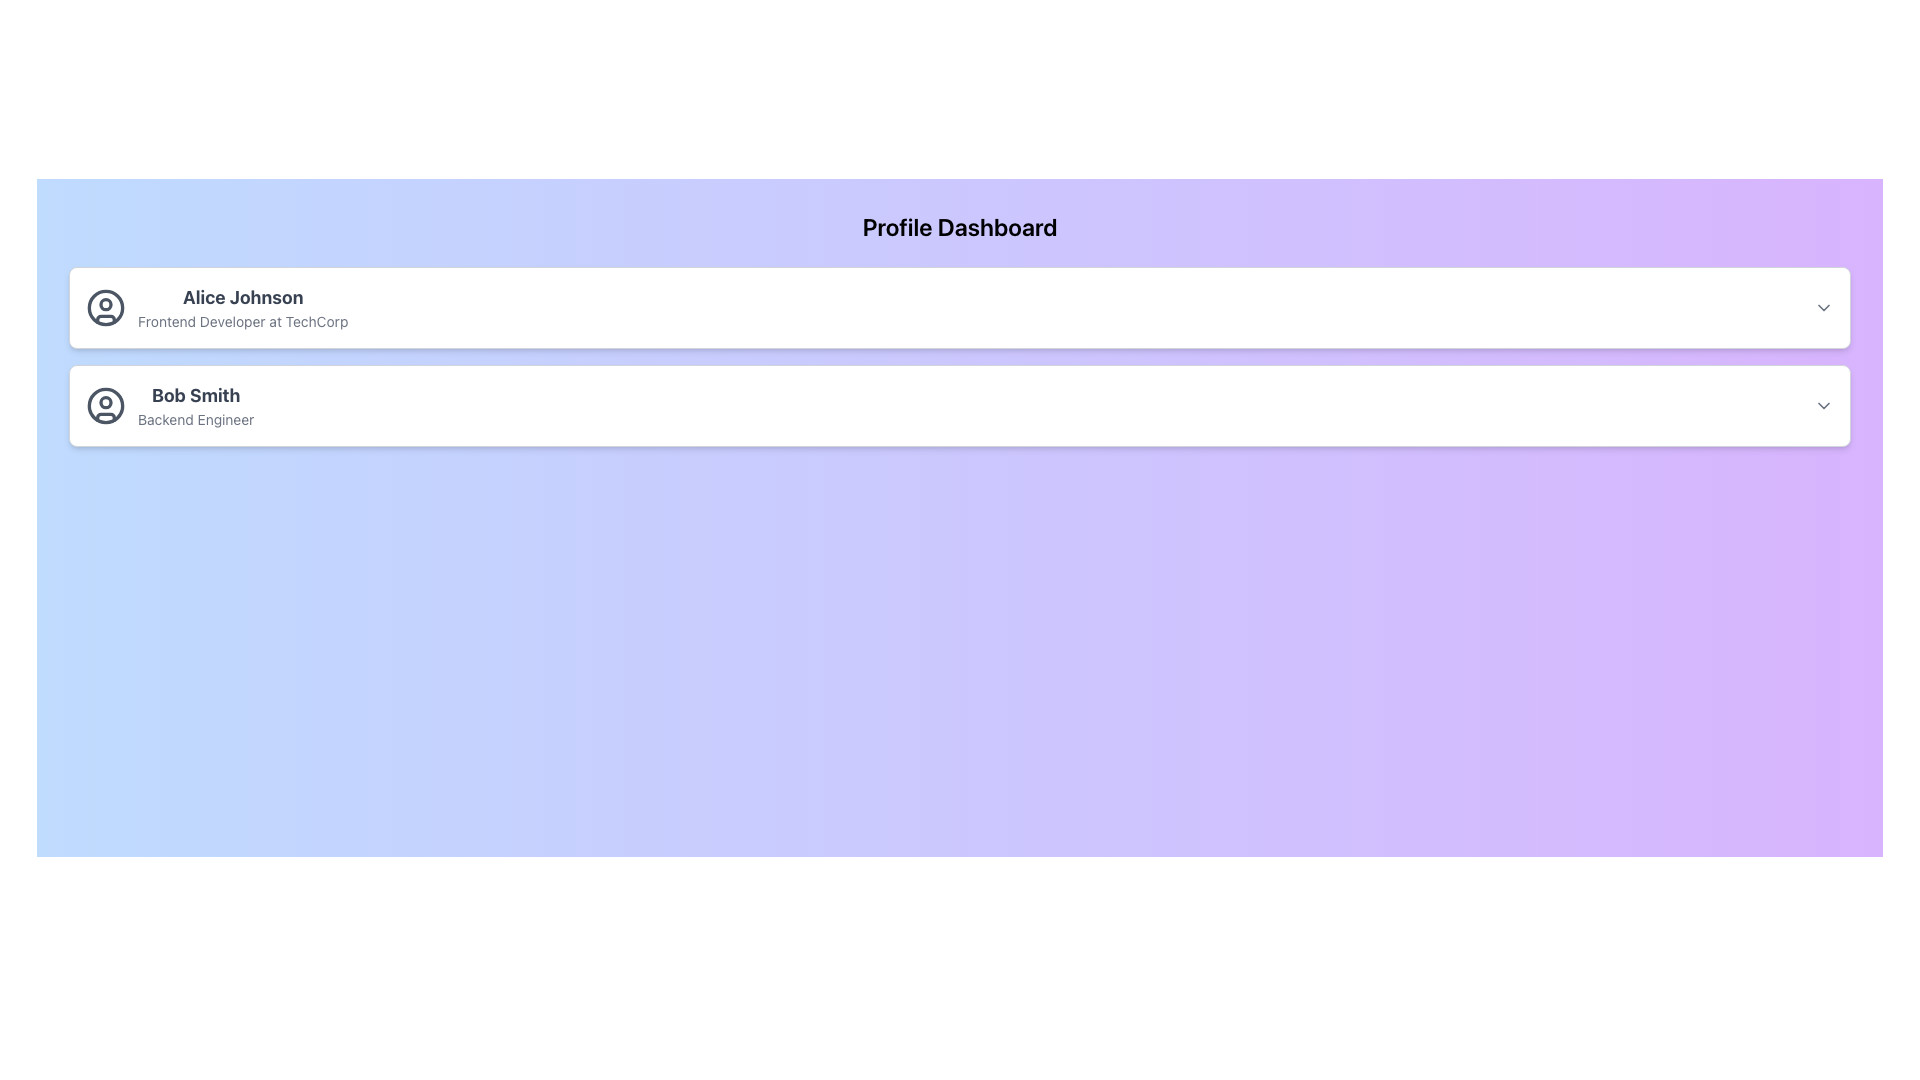 The height and width of the screenshot is (1080, 1920). What do you see at coordinates (104, 405) in the screenshot?
I see `the circular gray icon located in the middle-left section of the 'Bob Smith' user profile card` at bounding box center [104, 405].